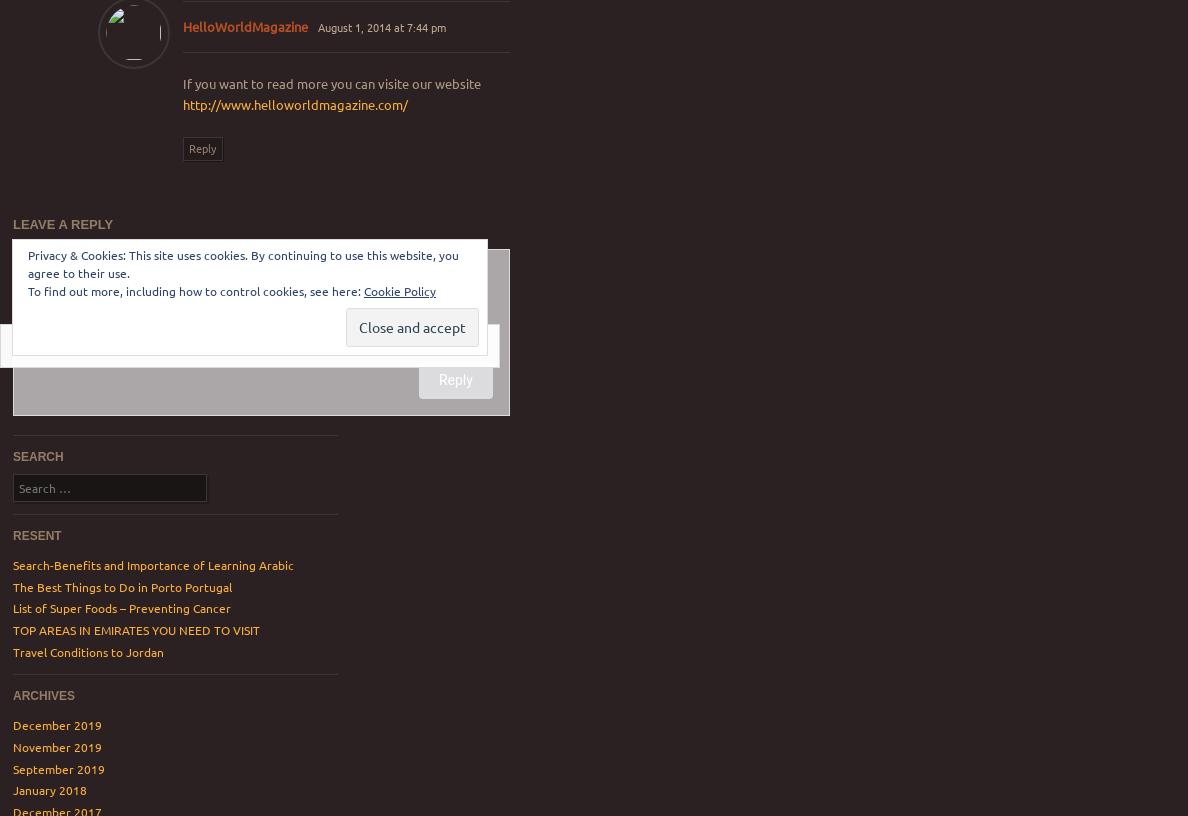 The image size is (1188, 816). Describe the element at coordinates (398, 289) in the screenshot. I see `'Cookie Policy'` at that location.